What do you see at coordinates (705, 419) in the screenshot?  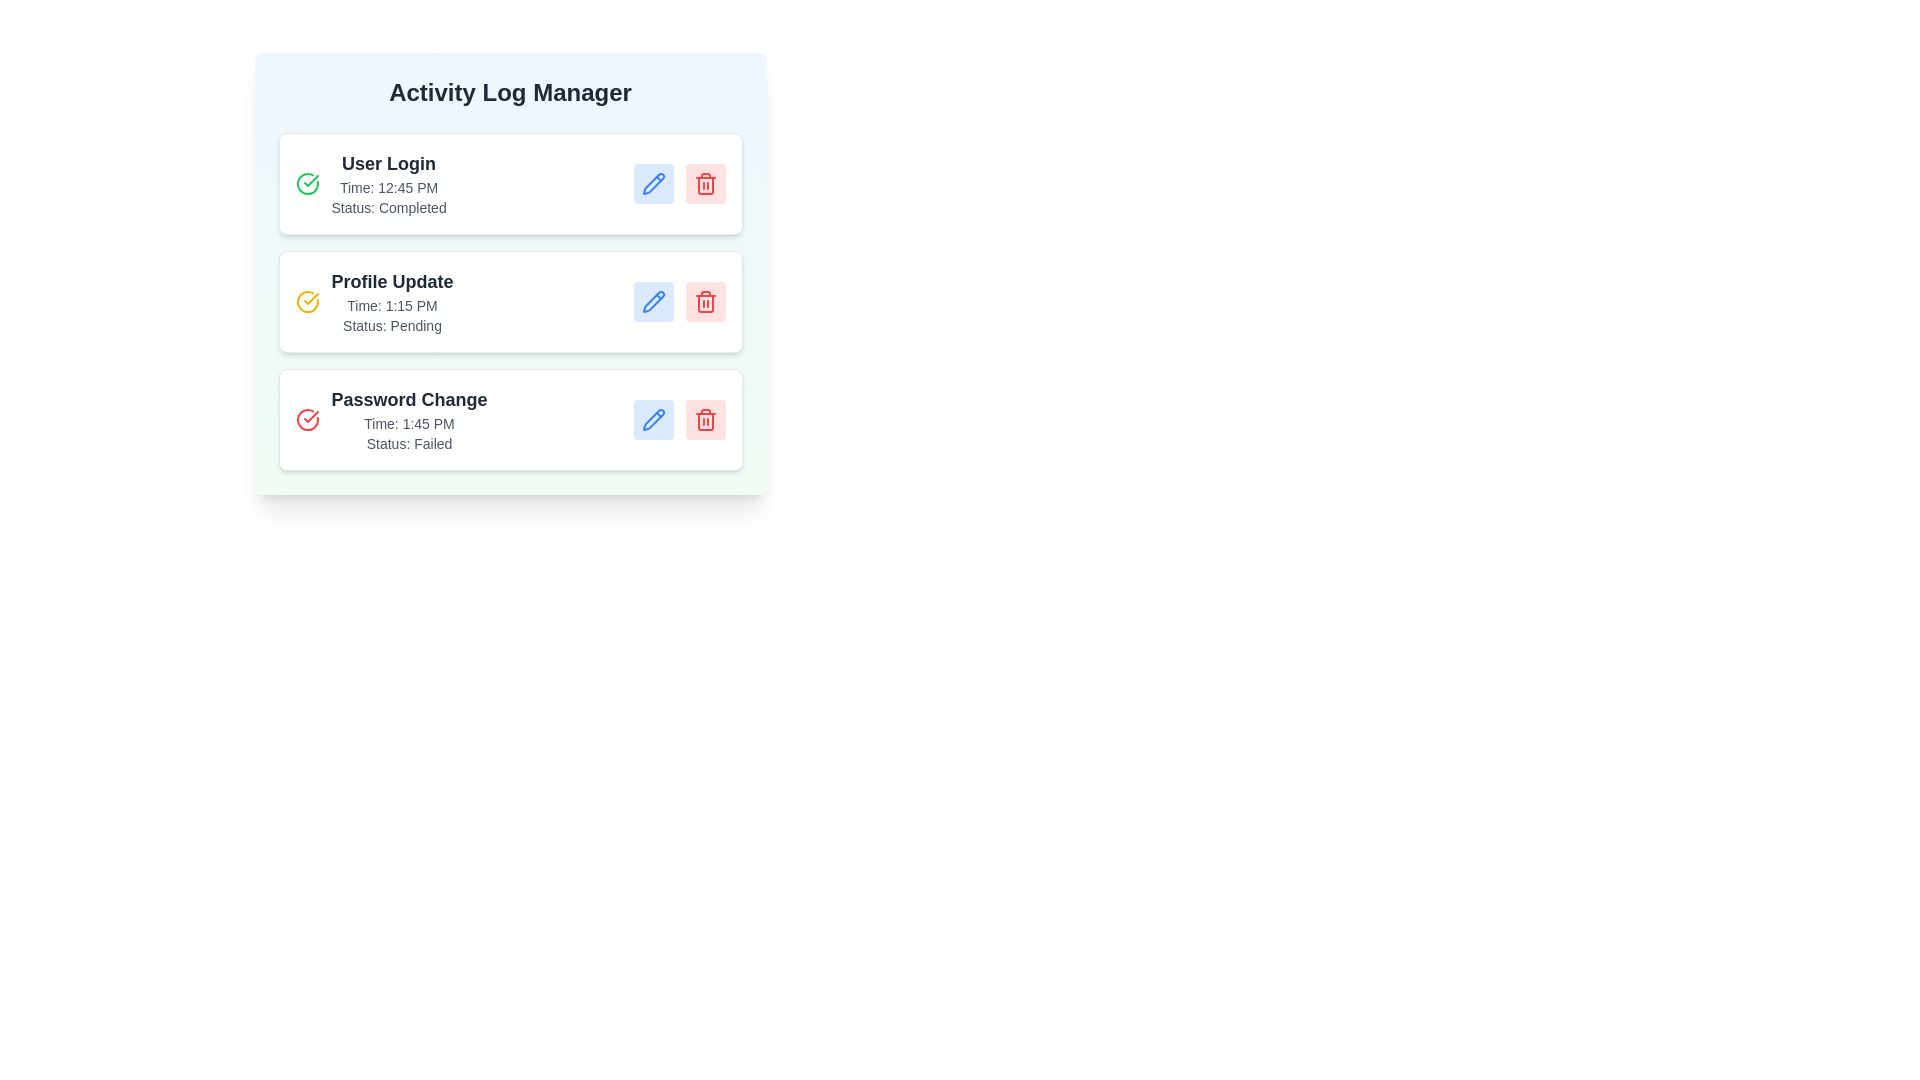 I see `delete button for the activity log with action Password Change` at bounding box center [705, 419].